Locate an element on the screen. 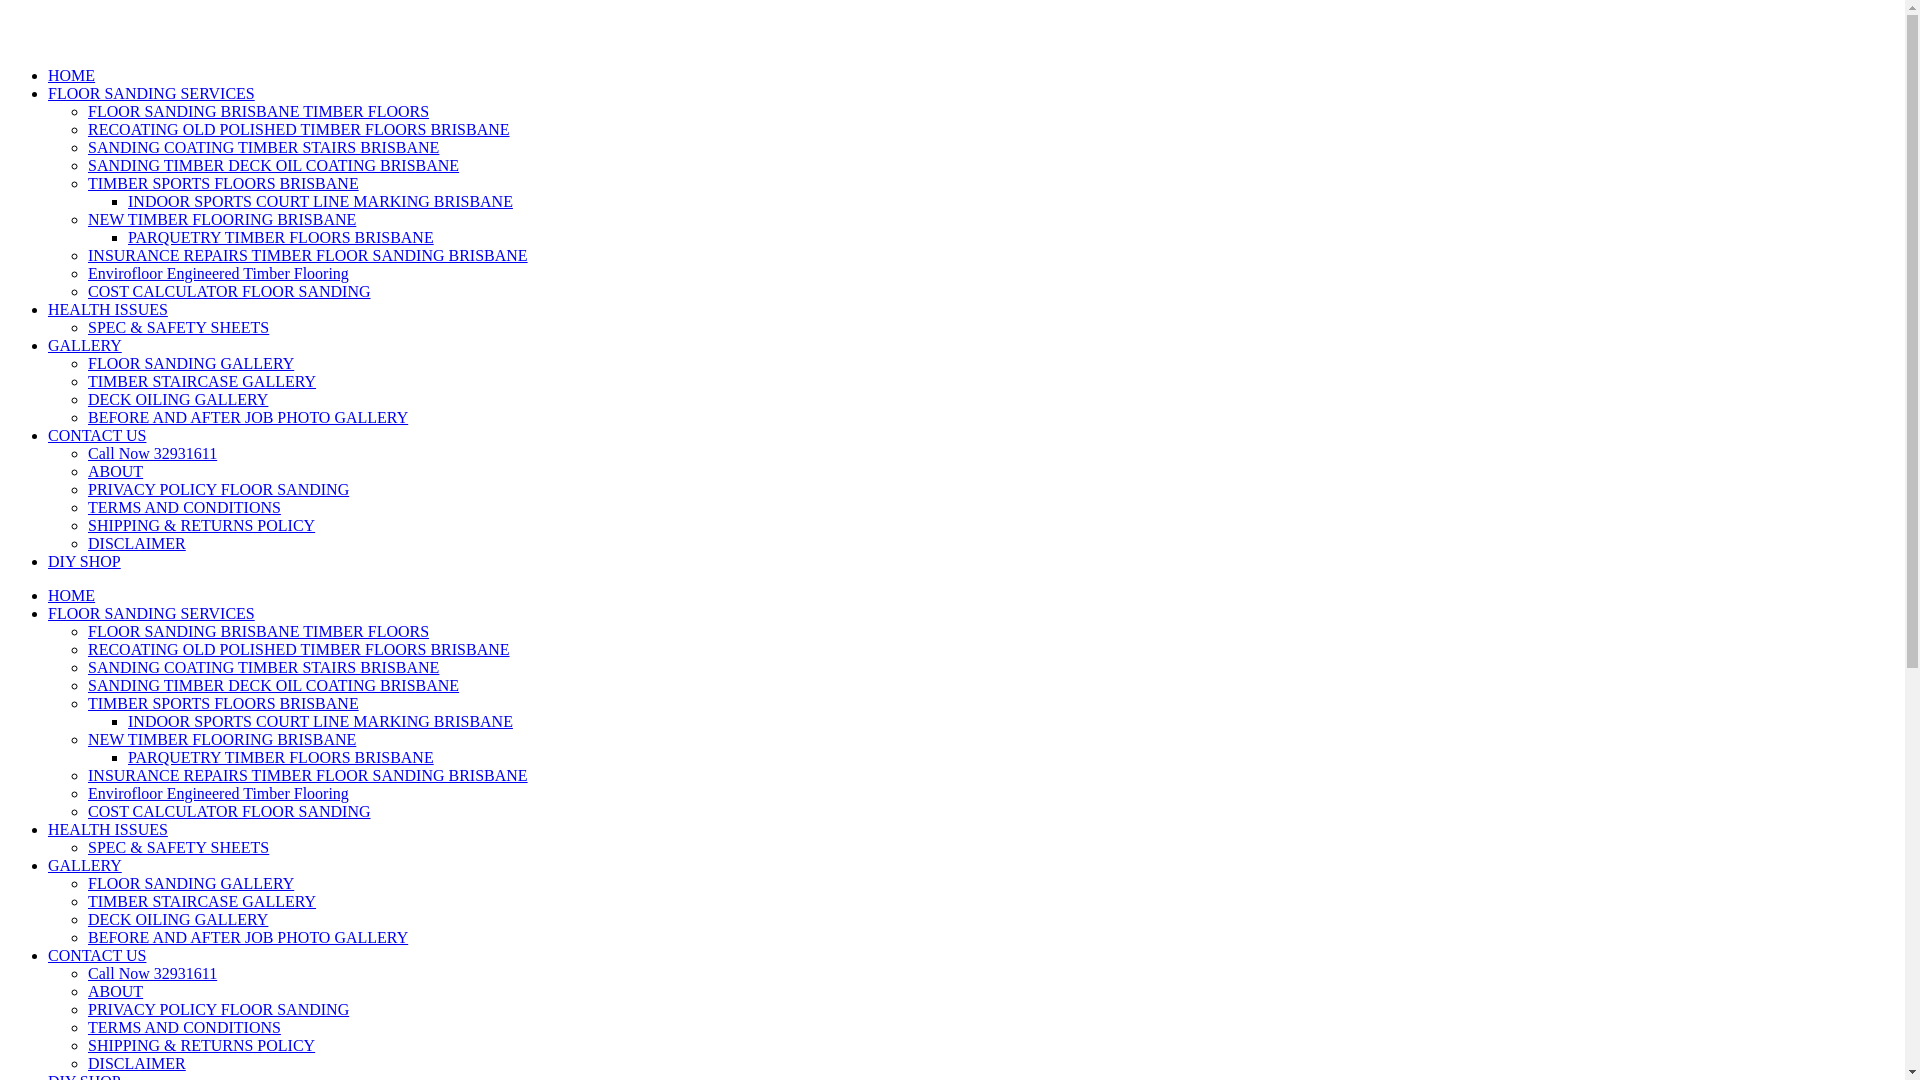 Image resolution: width=1920 pixels, height=1080 pixels. 'NEW TIMBER FLOORING BRISBANE' is located at coordinates (221, 219).